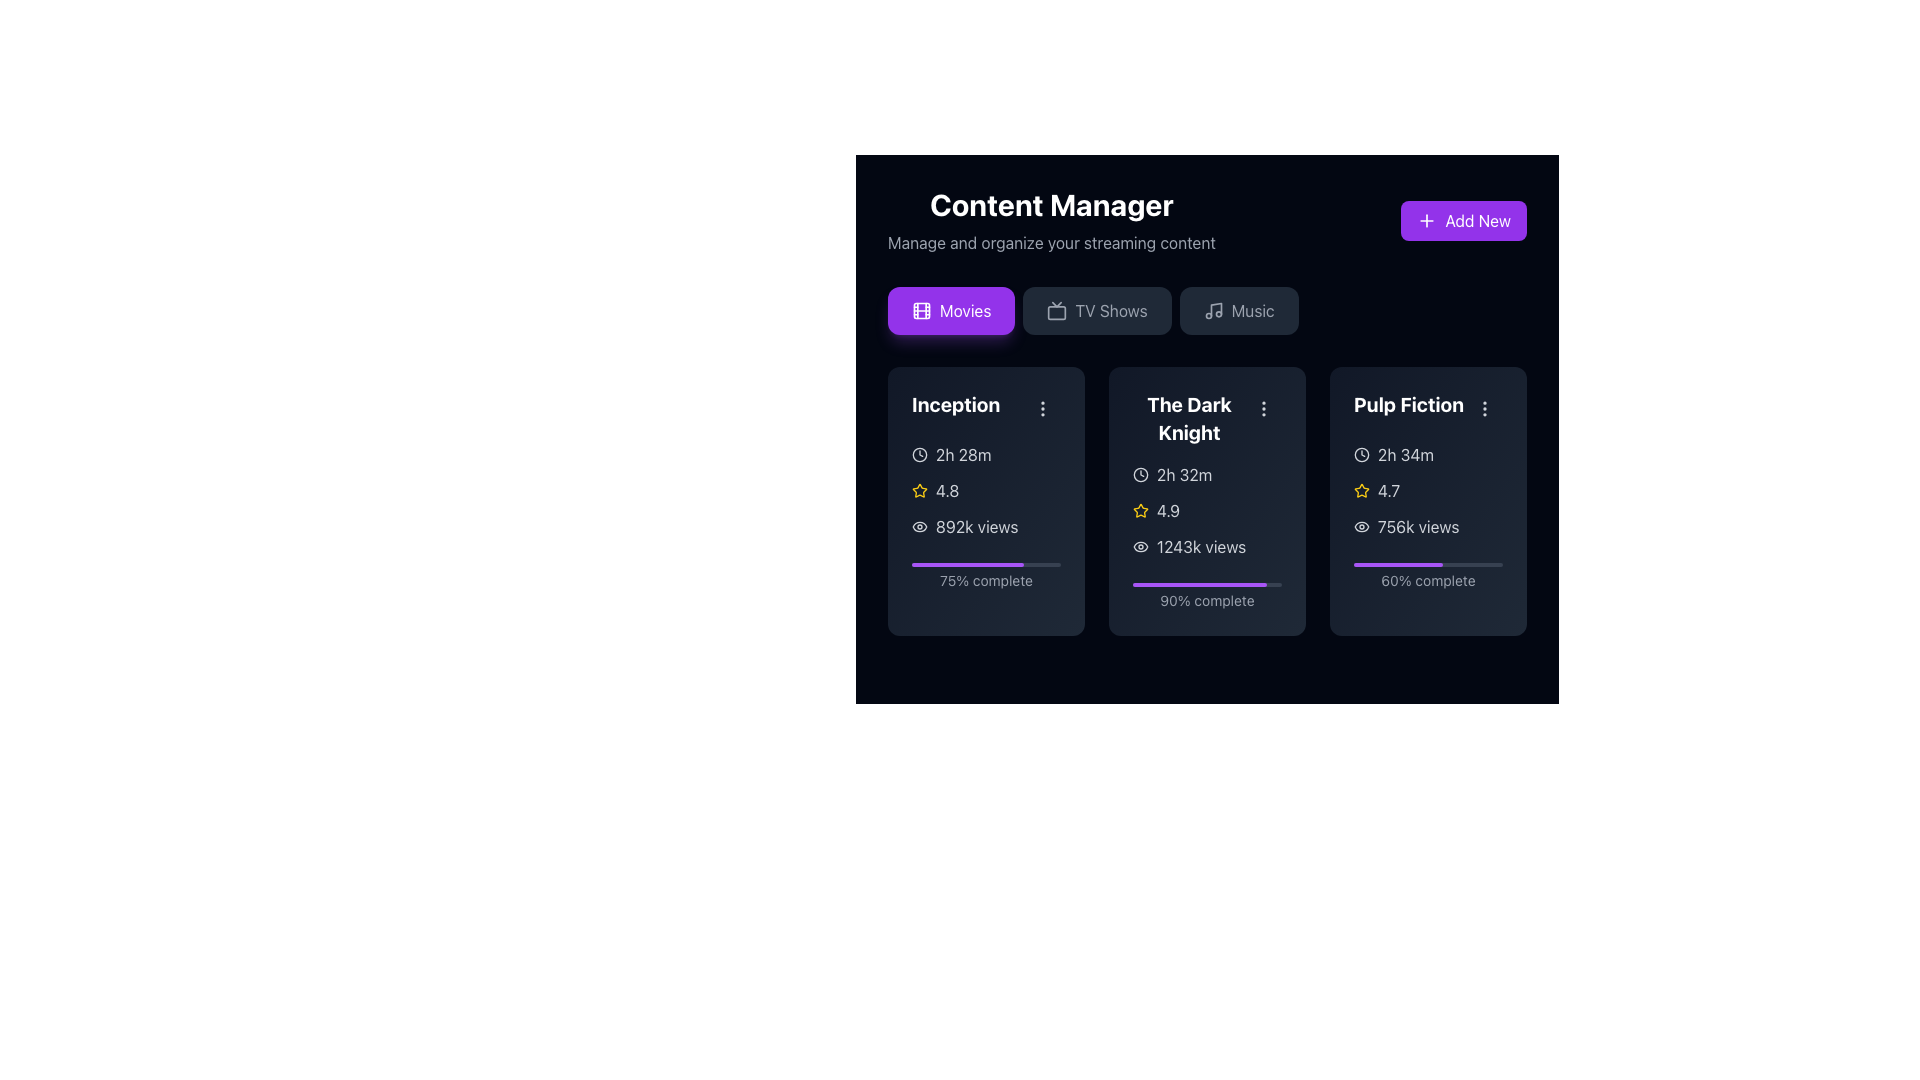  What do you see at coordinates (1212, 311) in the screenshot?
I see `the 'Music' button which contains the small gray music note icon, located below the title 'Content Manager' and to the right of the 'TV Shows' button` at bounding box center [1212, 311].